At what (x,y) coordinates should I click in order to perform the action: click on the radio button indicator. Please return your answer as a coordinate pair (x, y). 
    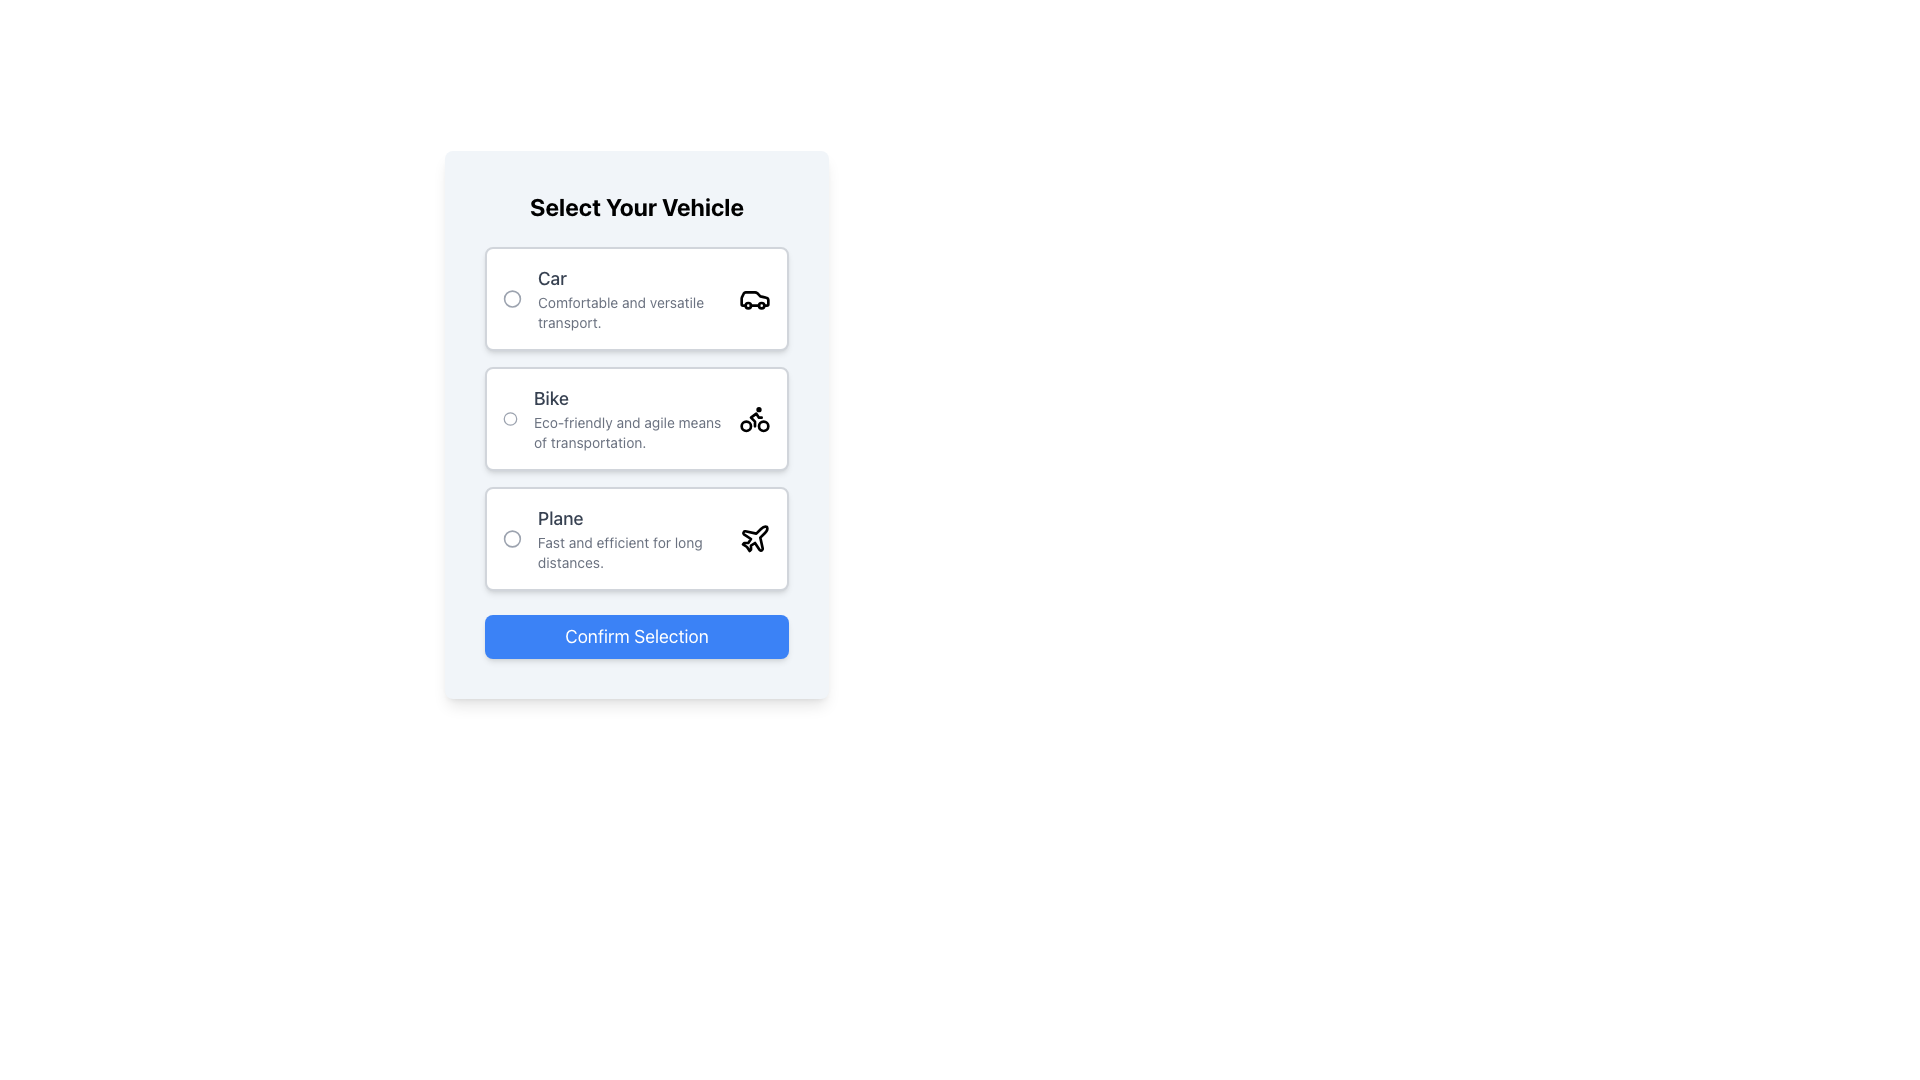
    Looking at the image, I should click on (512, 538).